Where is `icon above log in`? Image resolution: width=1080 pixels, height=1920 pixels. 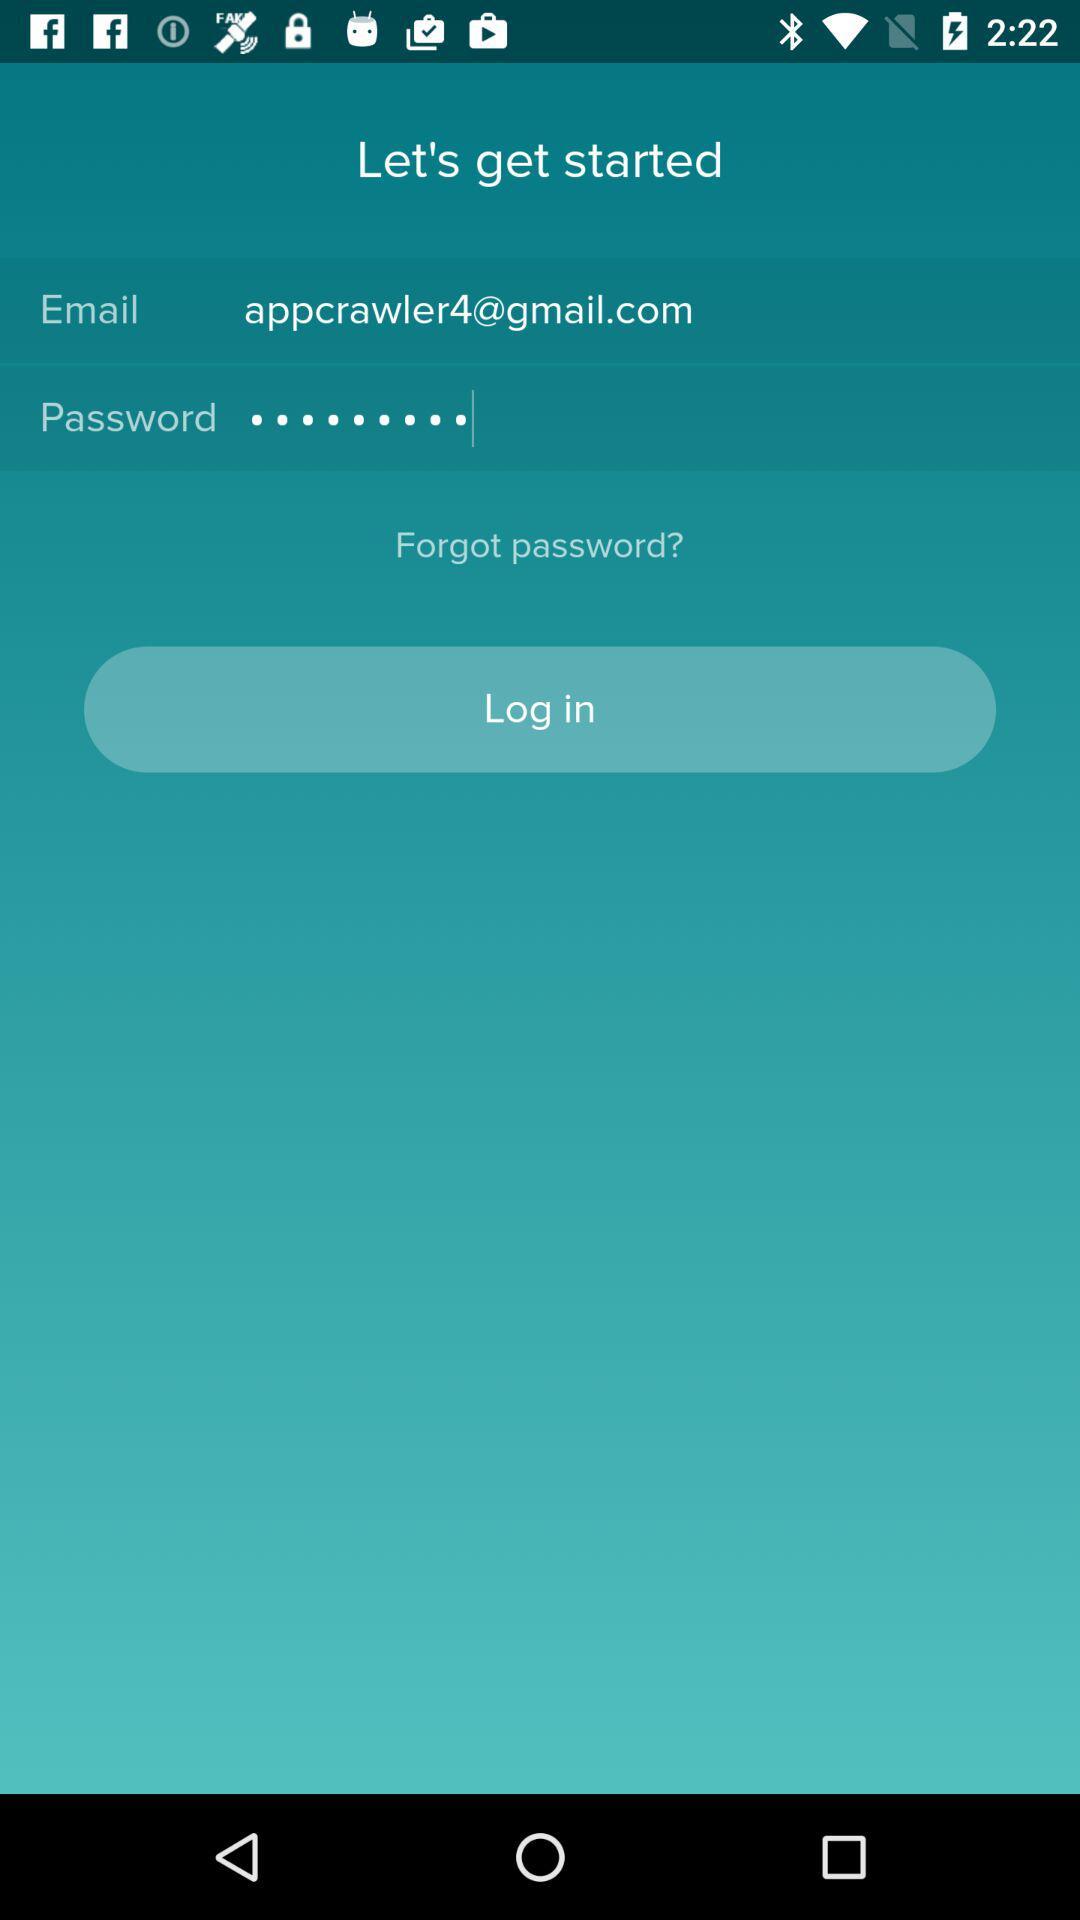 icon above log in is located at coordinates (538, 558).